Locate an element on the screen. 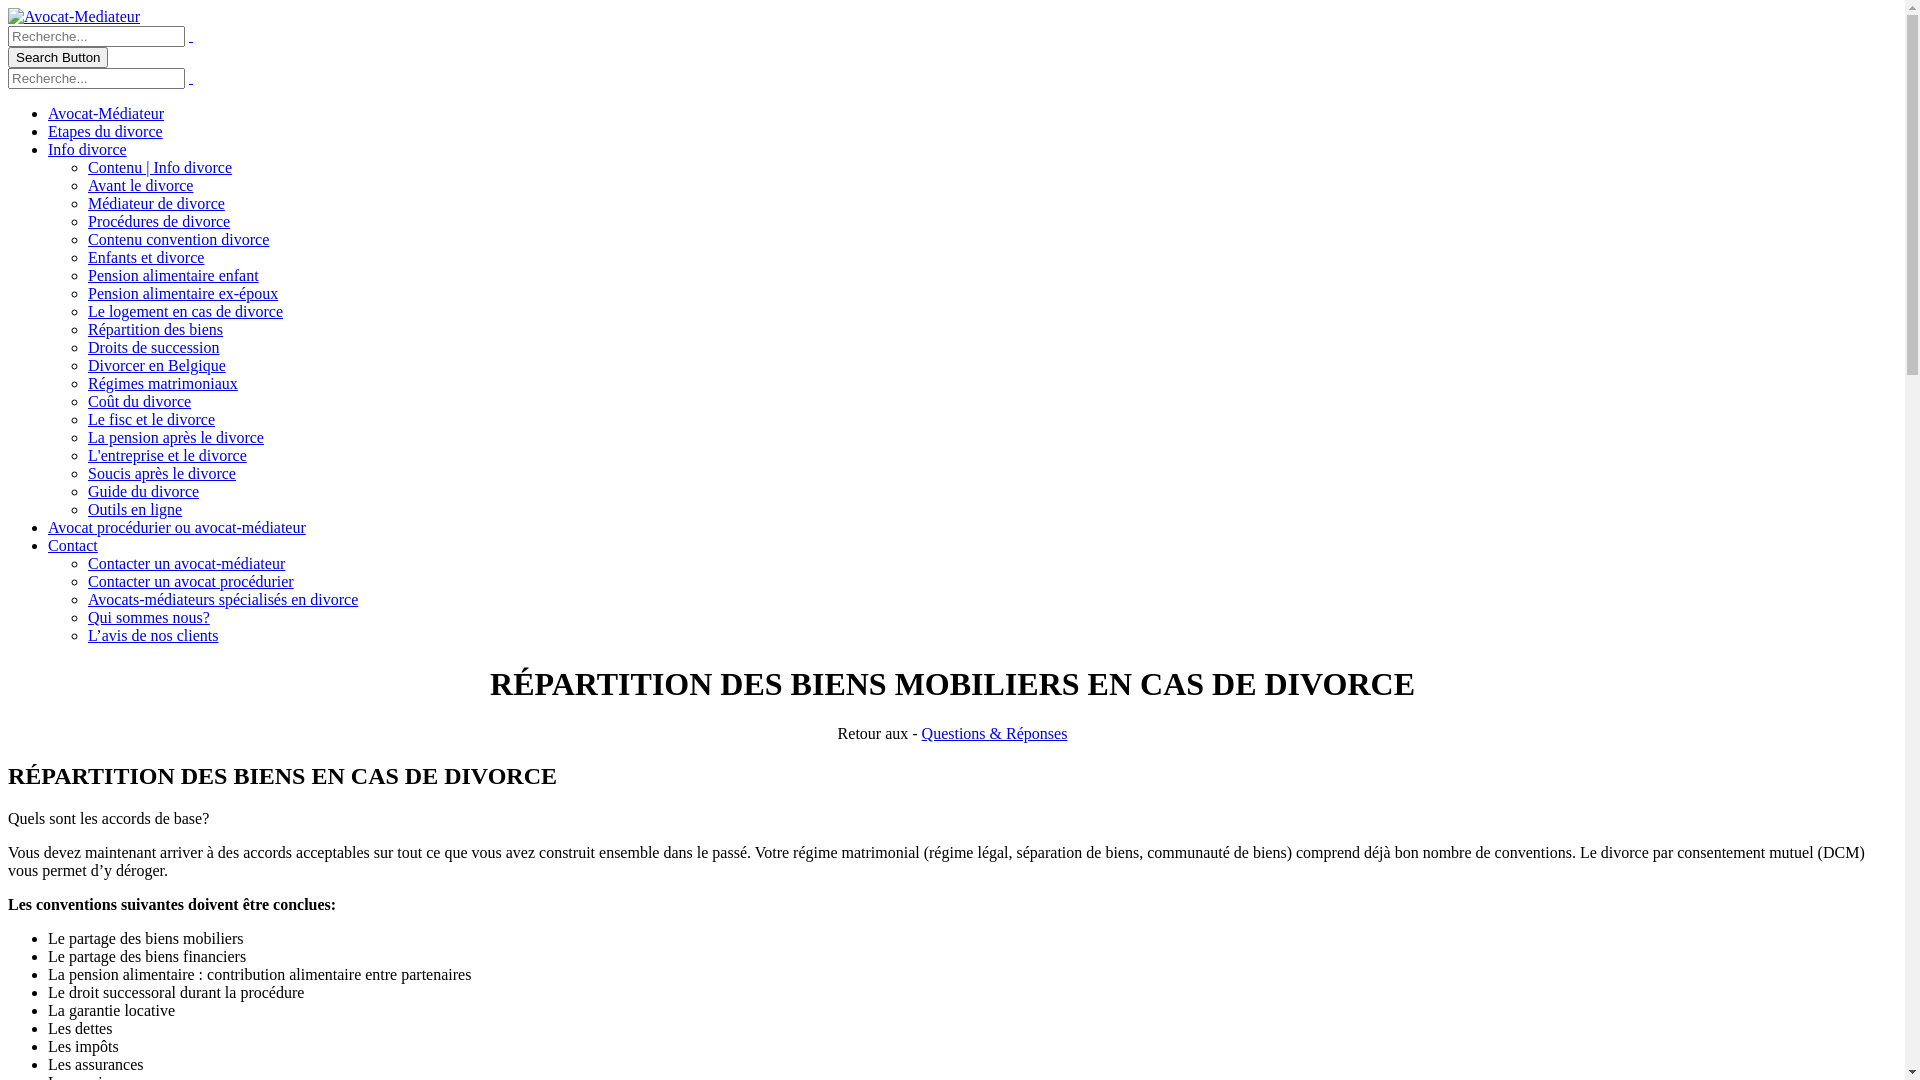  'Le logement en cas de divorce' is located at coordinates (185, 311).